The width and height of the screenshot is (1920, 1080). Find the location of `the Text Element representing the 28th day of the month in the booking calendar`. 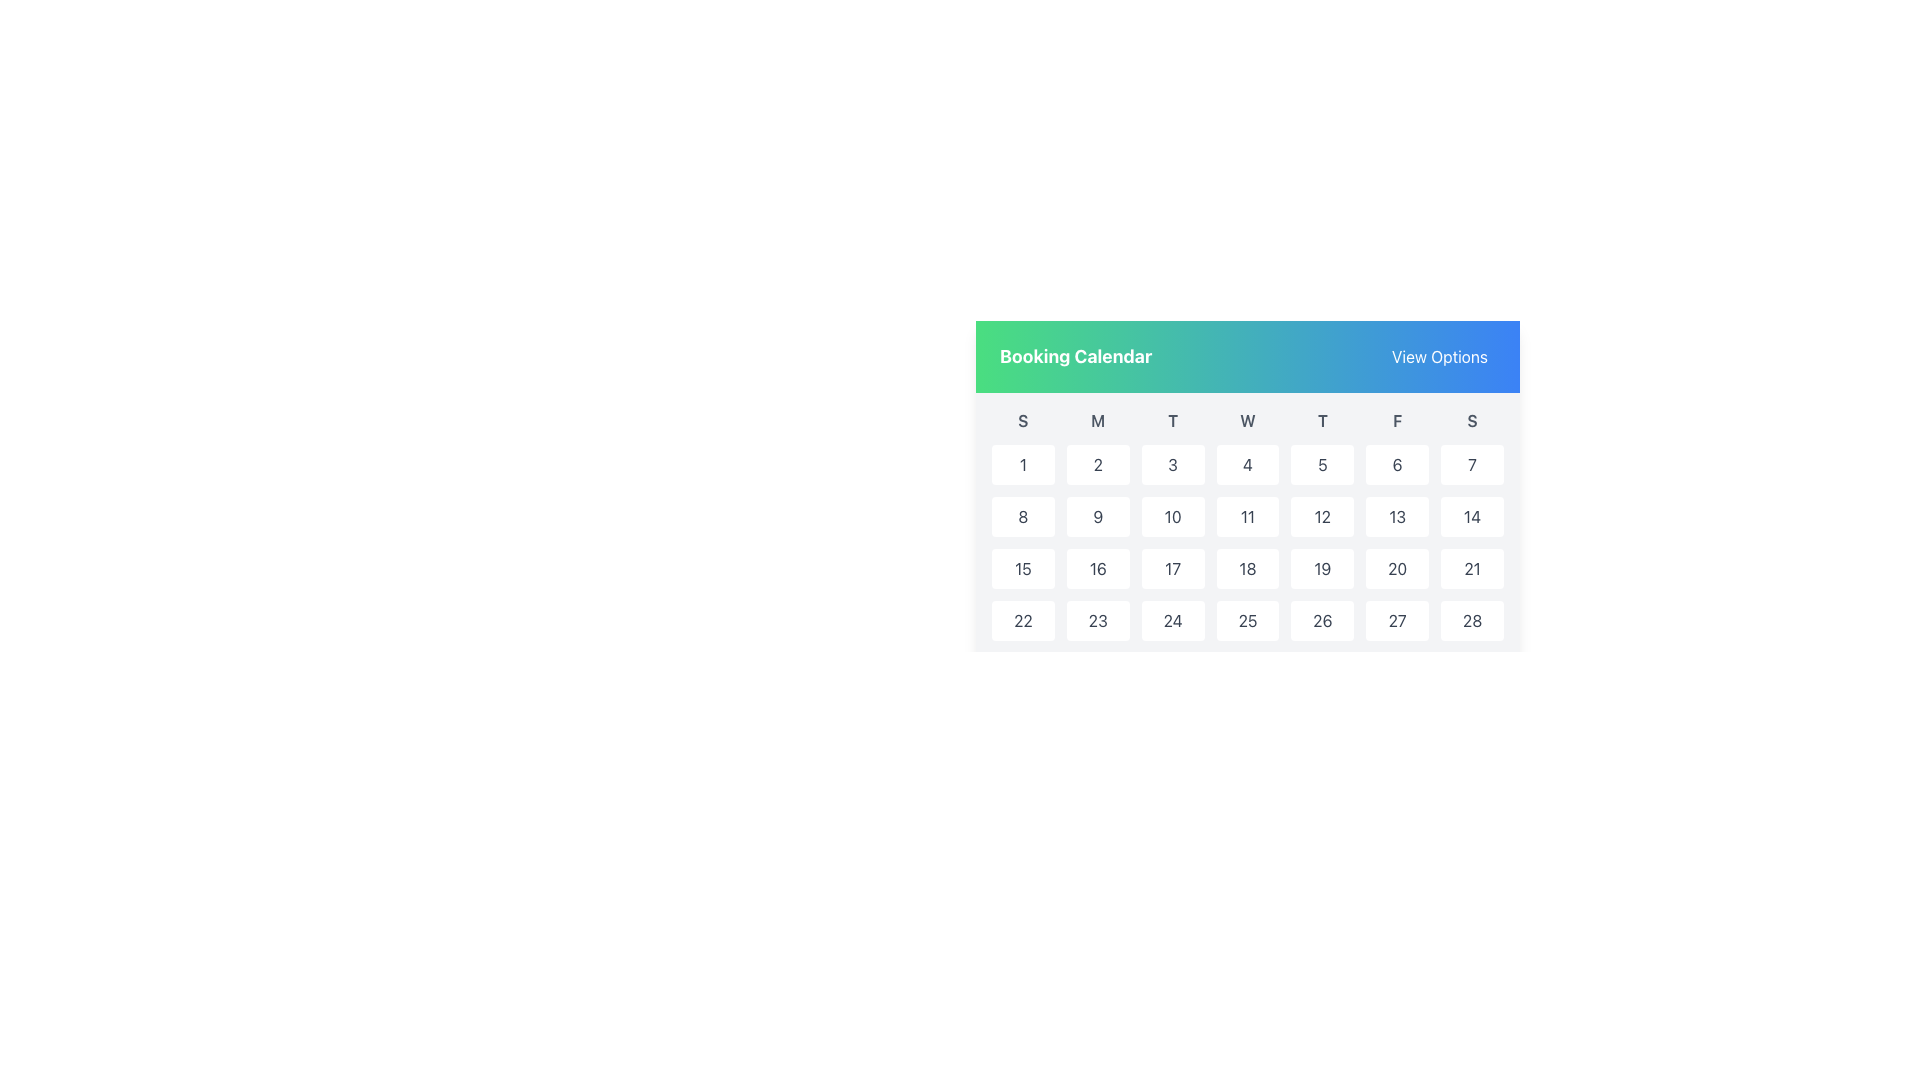

the Text Element representing the 28th day of the month in the booking calendar is located at coordinates (1472, 620).